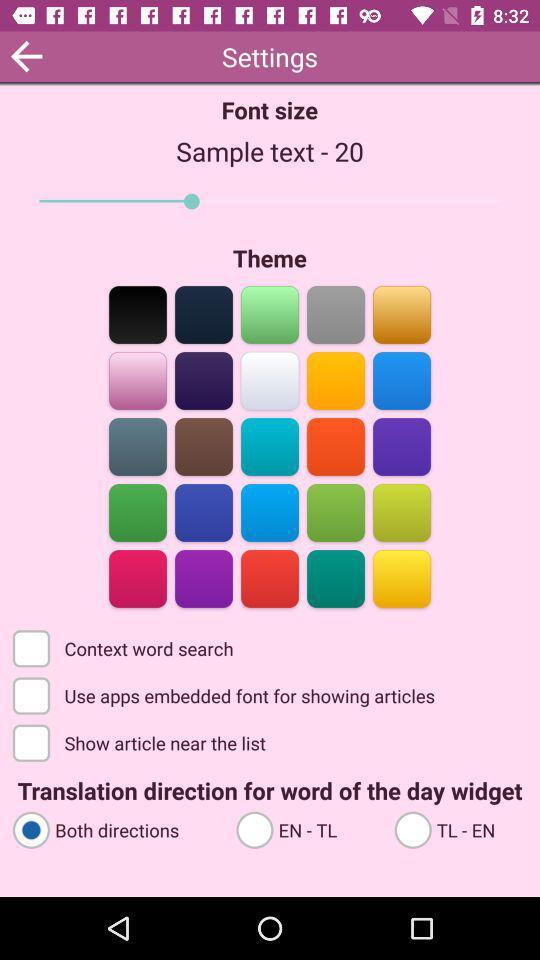 This screenshot has height=960, width=540. What do you see at coordinates (335, 510) in the screenshot?
I see `theme colour` at bounding box center [335, 510].